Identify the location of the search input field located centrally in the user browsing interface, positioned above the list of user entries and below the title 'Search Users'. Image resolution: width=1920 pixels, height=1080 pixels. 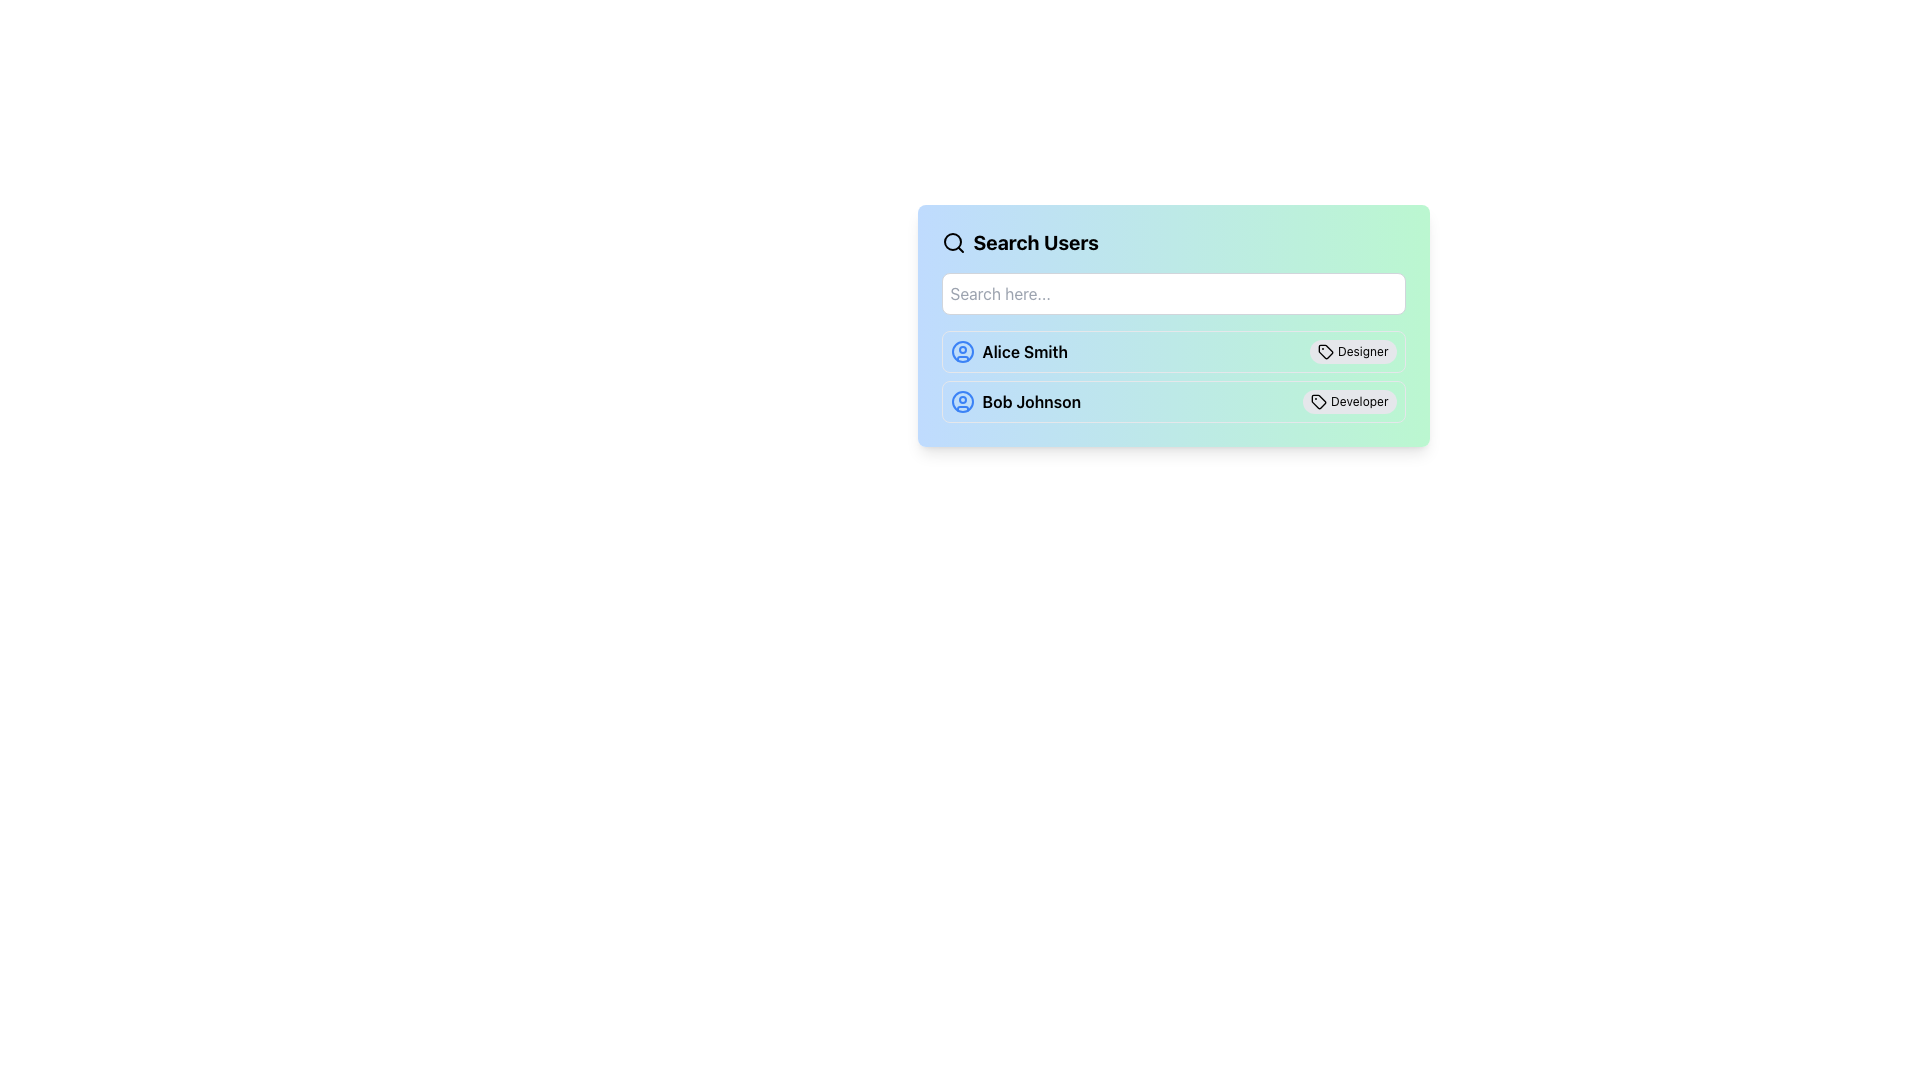
(1173, 325).